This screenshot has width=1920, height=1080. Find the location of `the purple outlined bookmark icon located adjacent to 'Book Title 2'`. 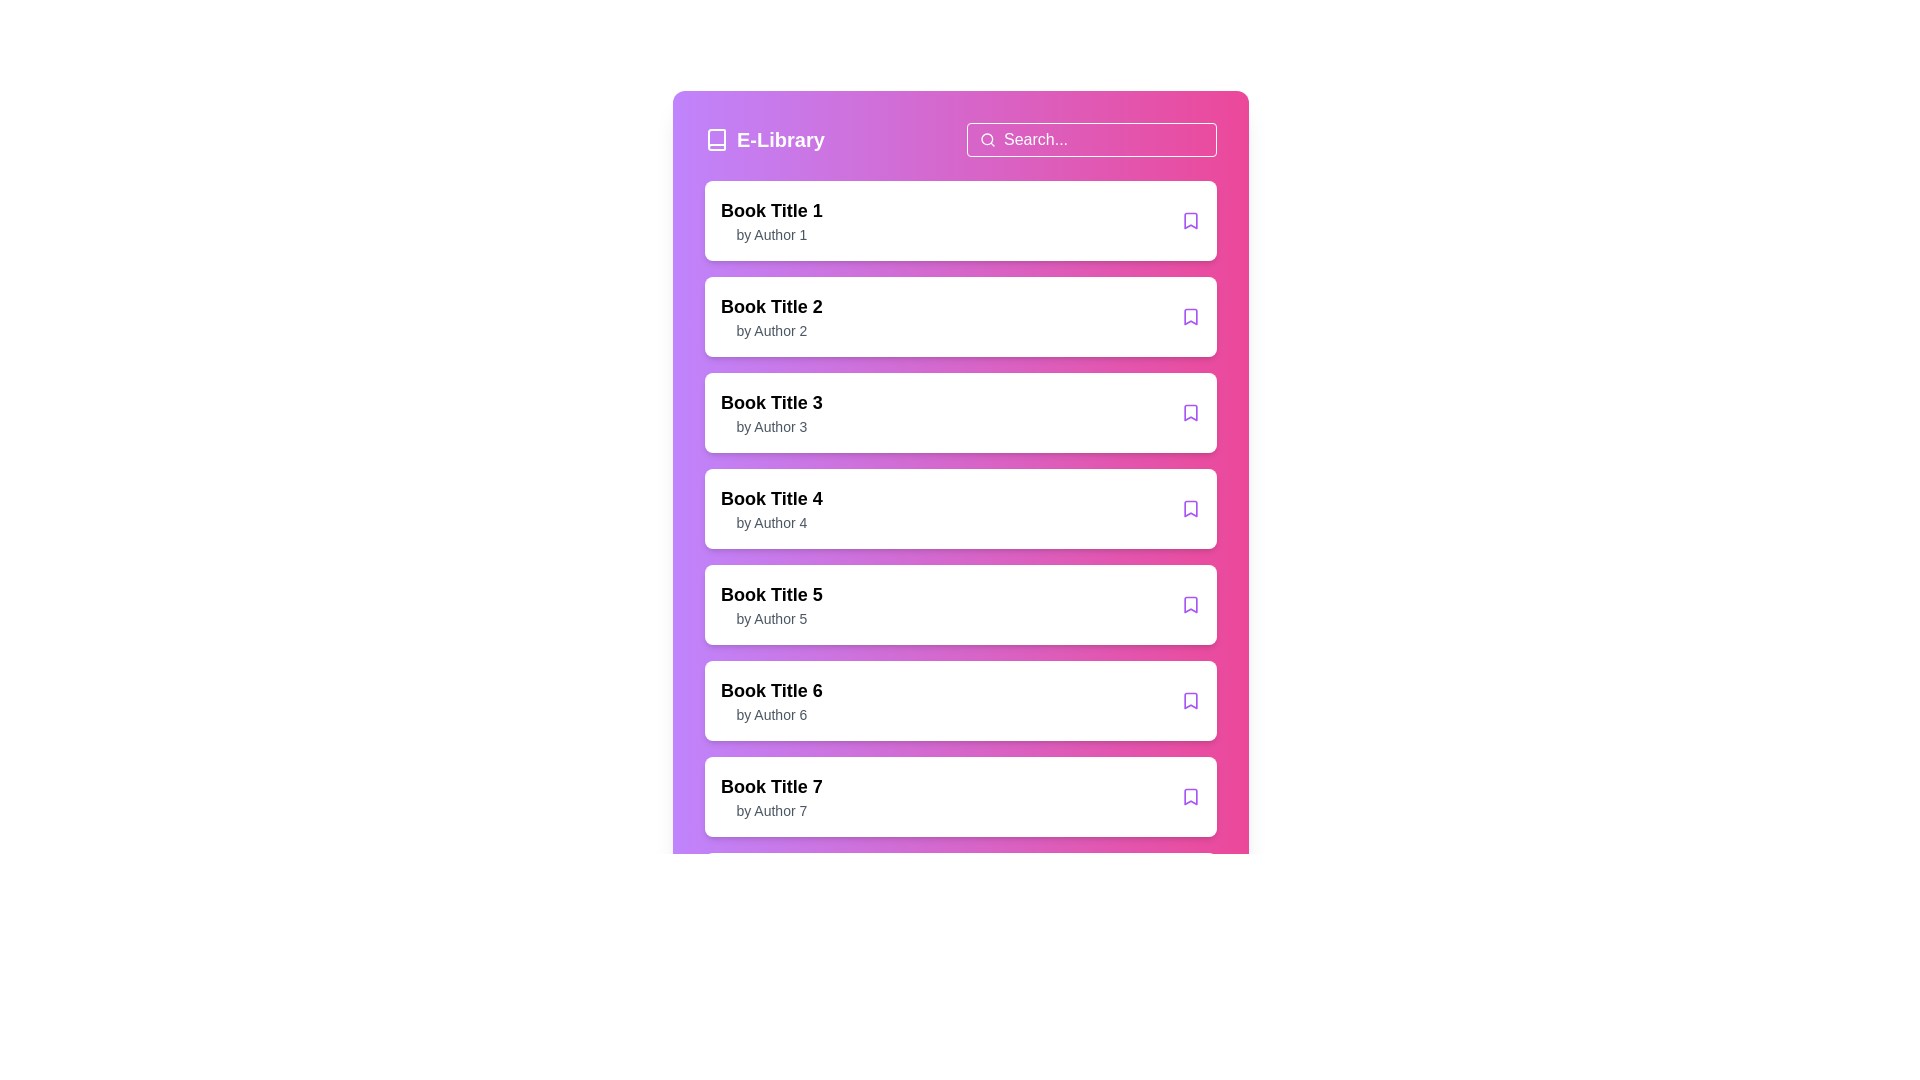

the purple outlined bookmark icon located adjacent to 'Book Title 2' is located at coordinates (1190, 315).